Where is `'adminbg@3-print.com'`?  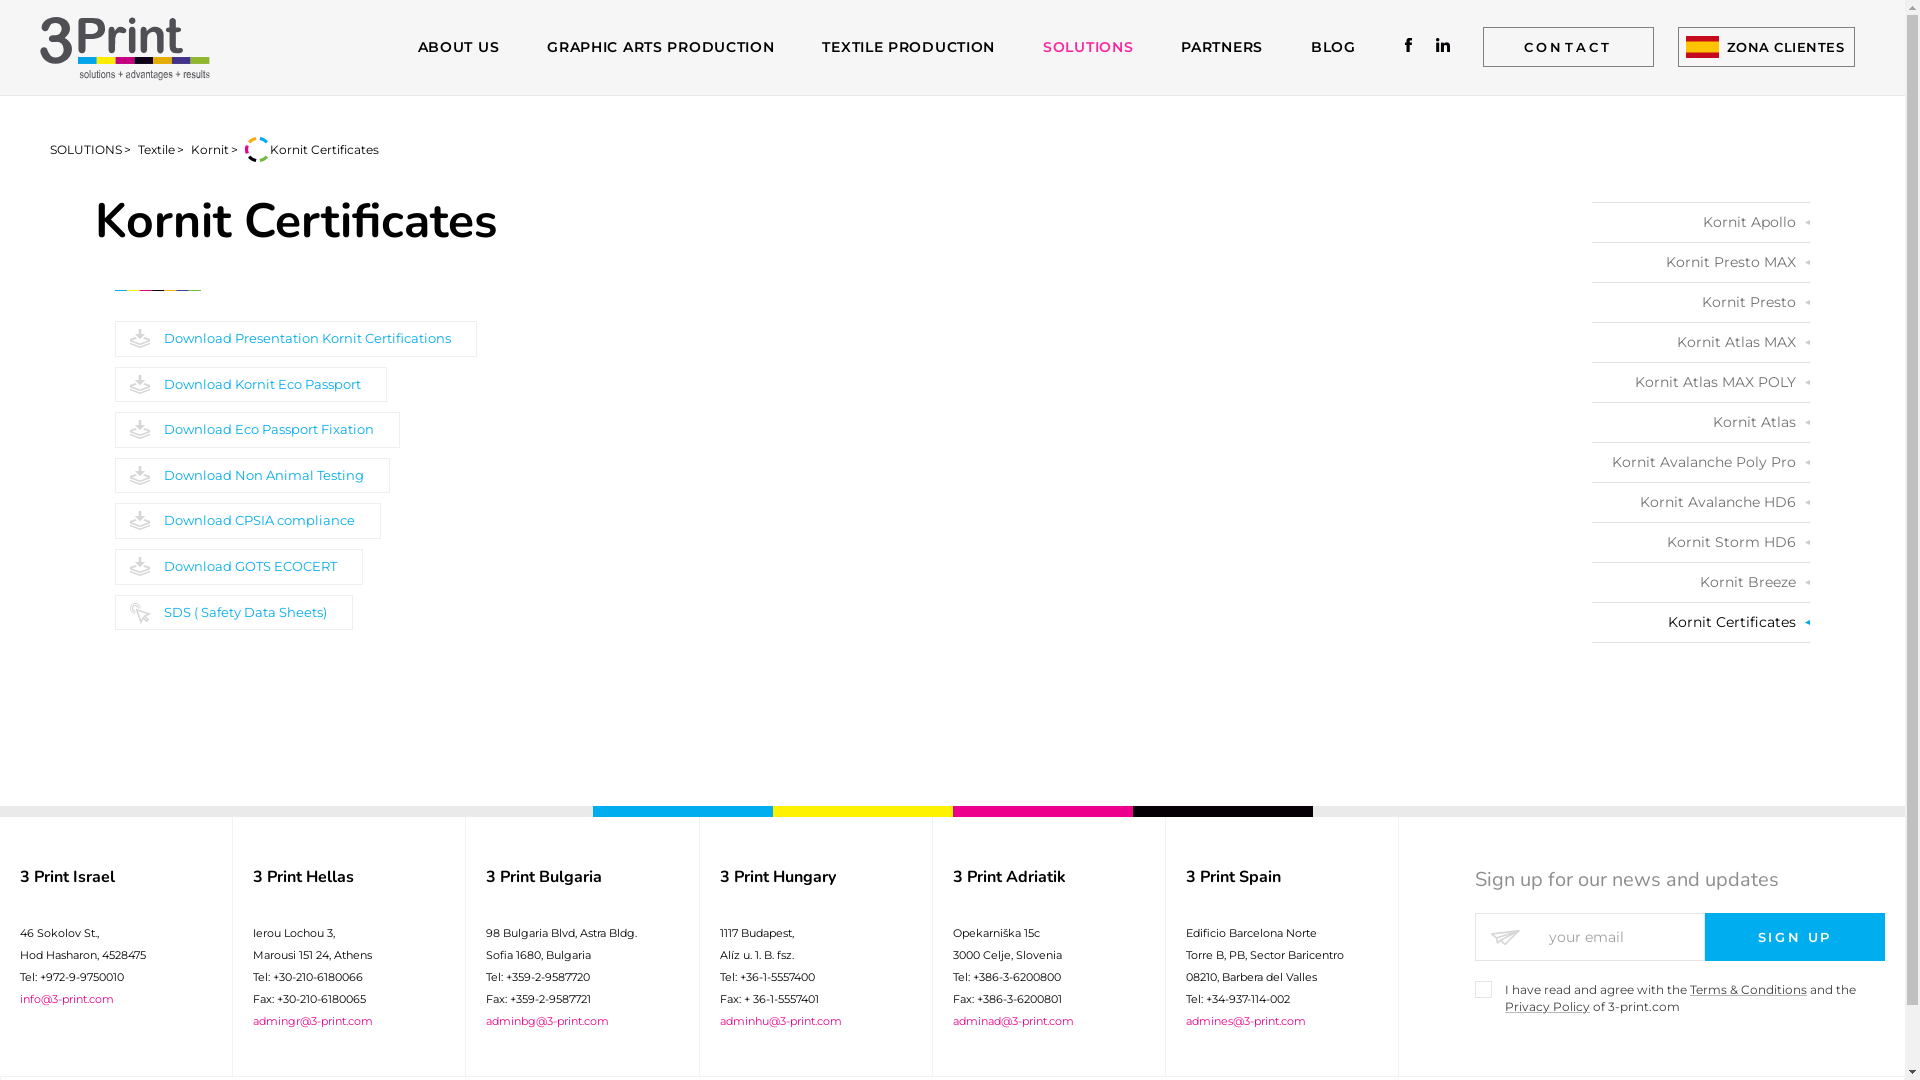 'adminbg@3-print.com' is located at coordinates (547, 1021).